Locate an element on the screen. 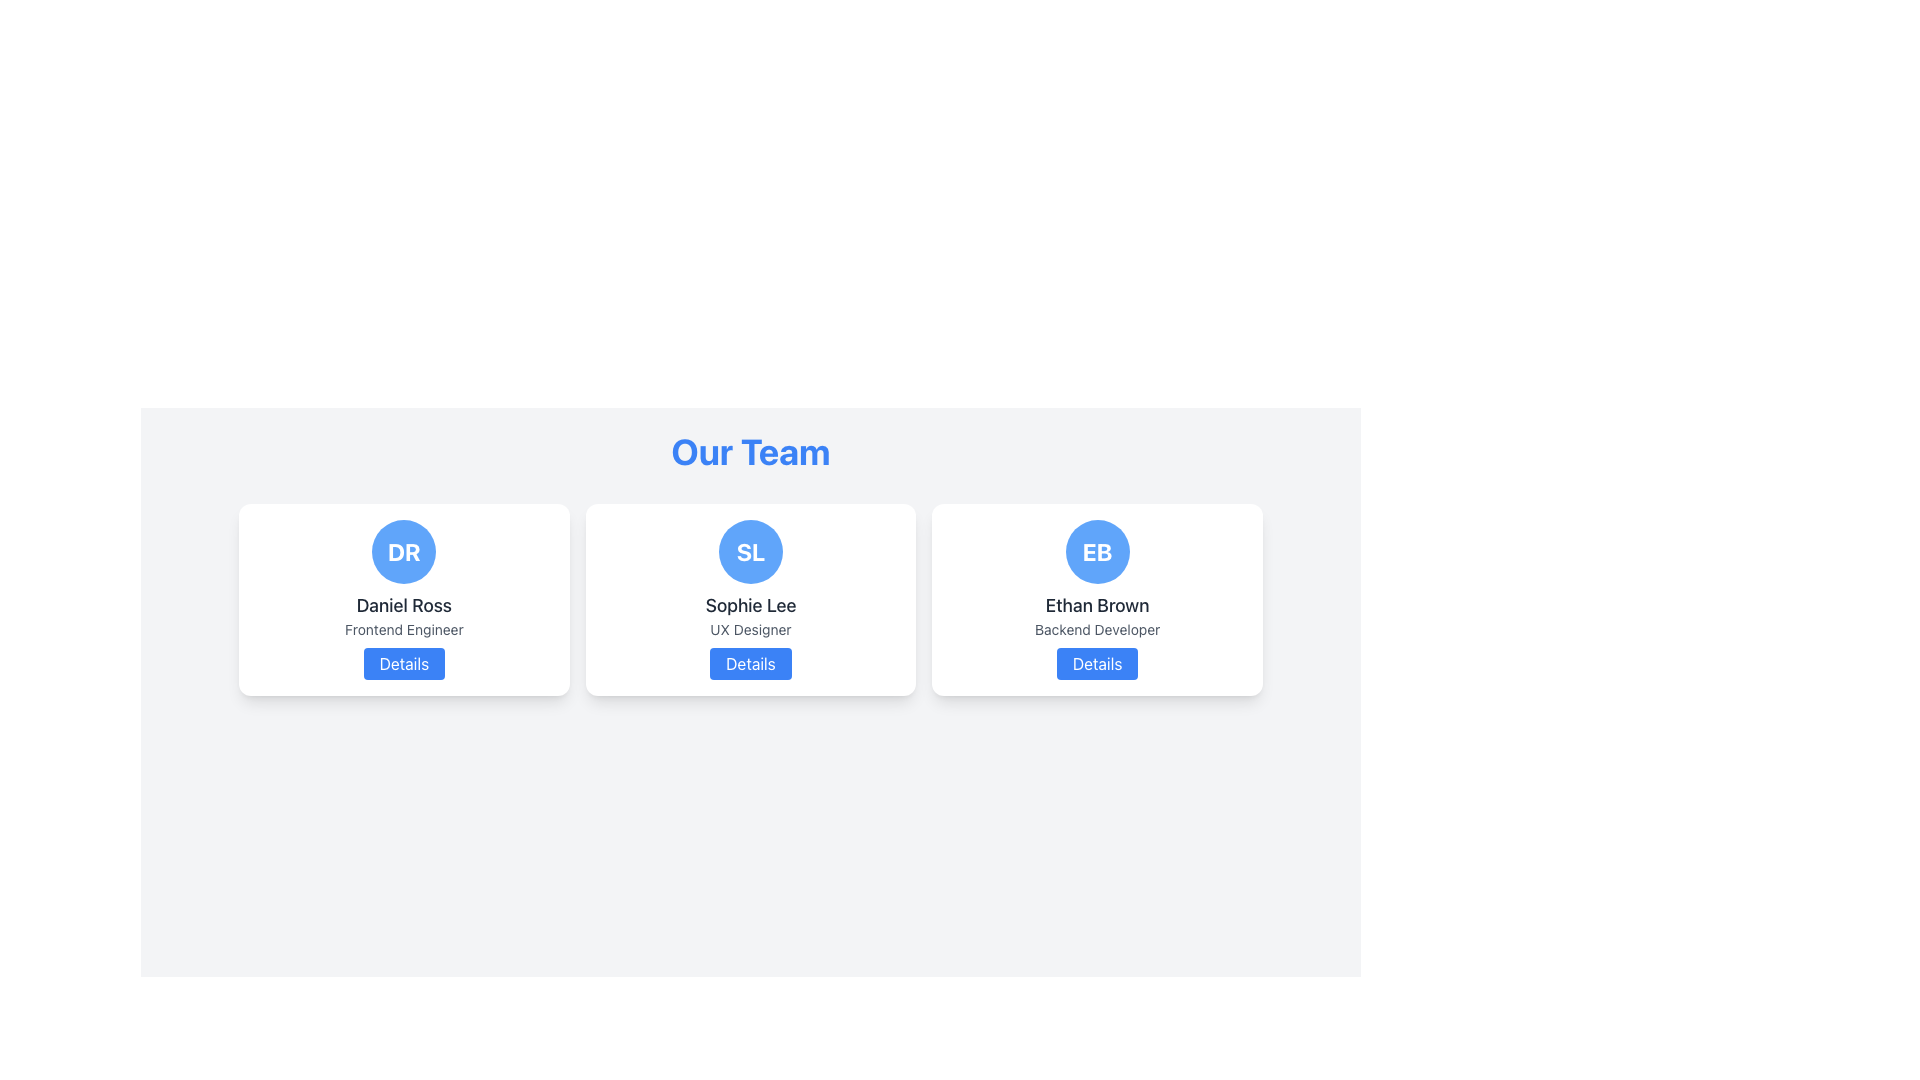 The width and height of the screenshot is (1920, 1080). the informational label indicating the job title of 'Sophie Lee', which is positioned below the 'Sophie Lee' text and above the 'Details' button is located at coordinates (749, 628).